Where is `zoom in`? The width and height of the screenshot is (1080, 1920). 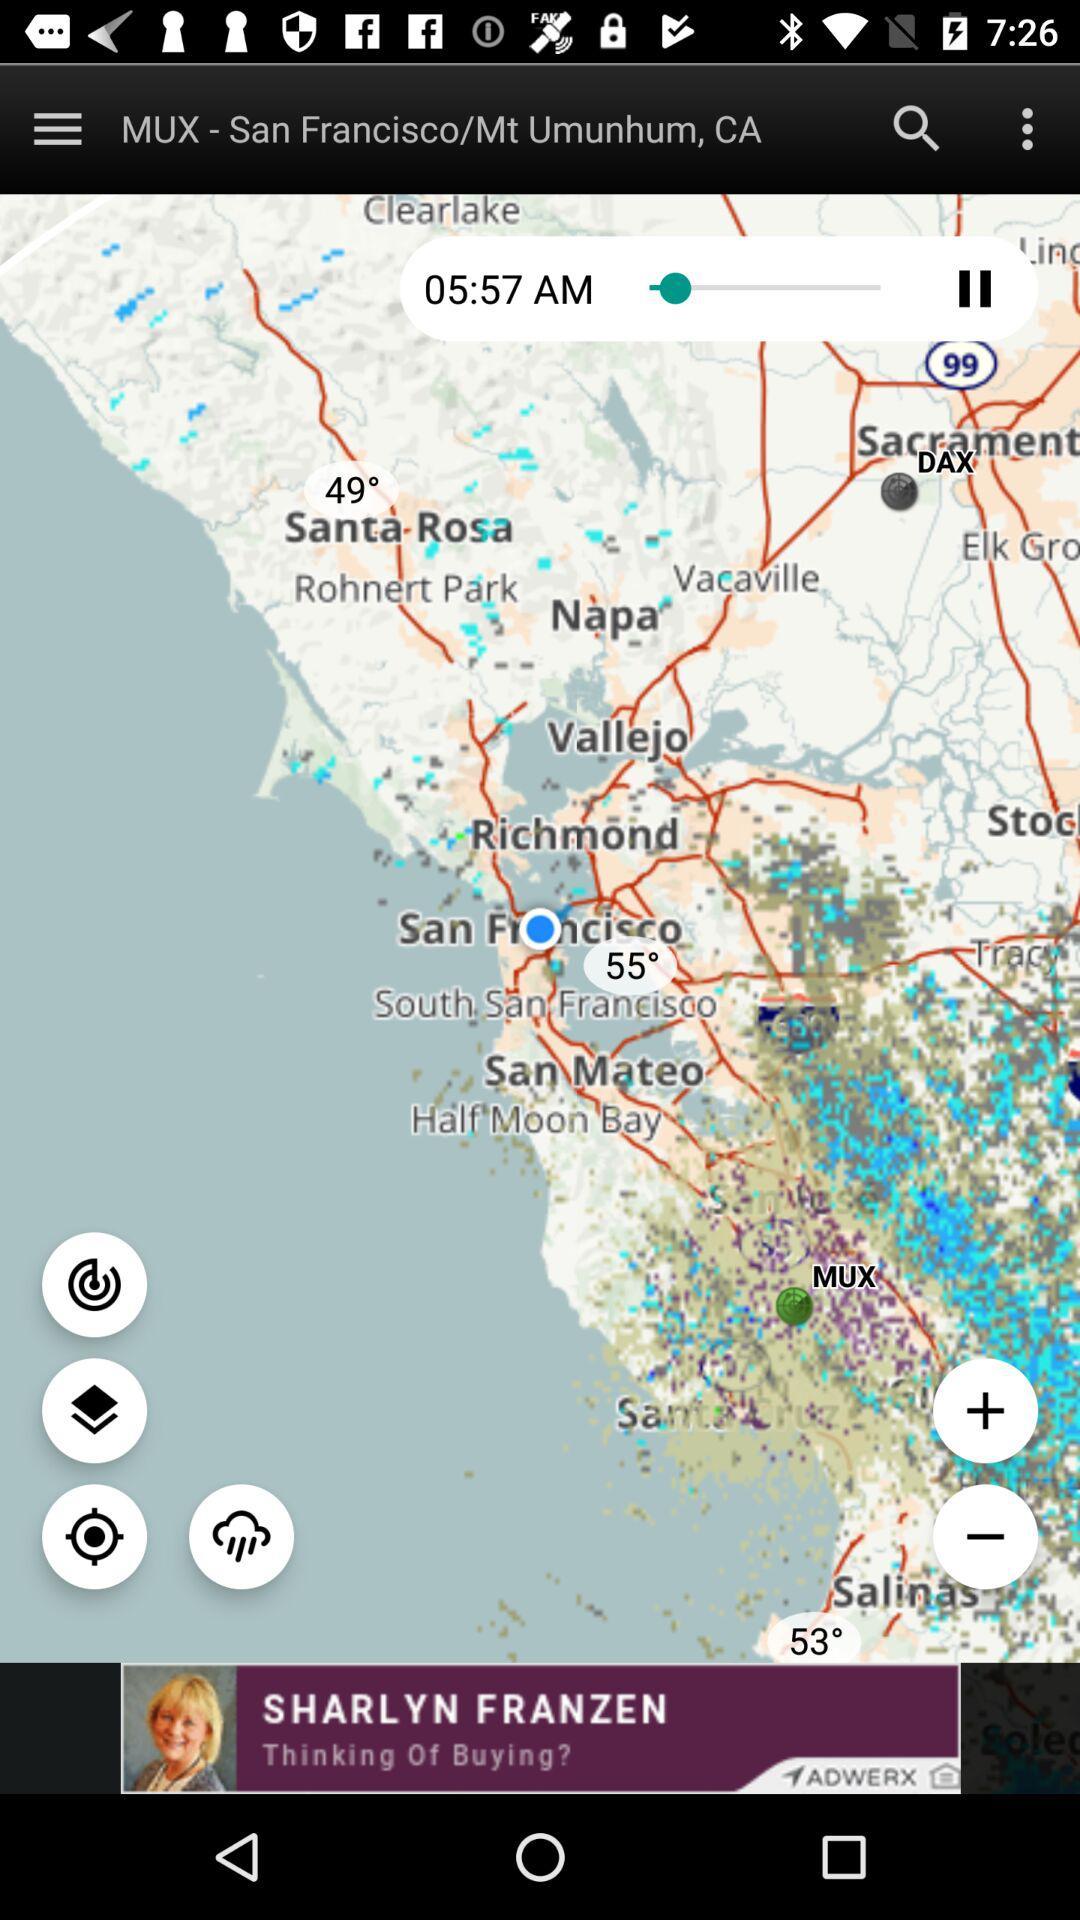
zoom in is located at coordinates (984, 1409).